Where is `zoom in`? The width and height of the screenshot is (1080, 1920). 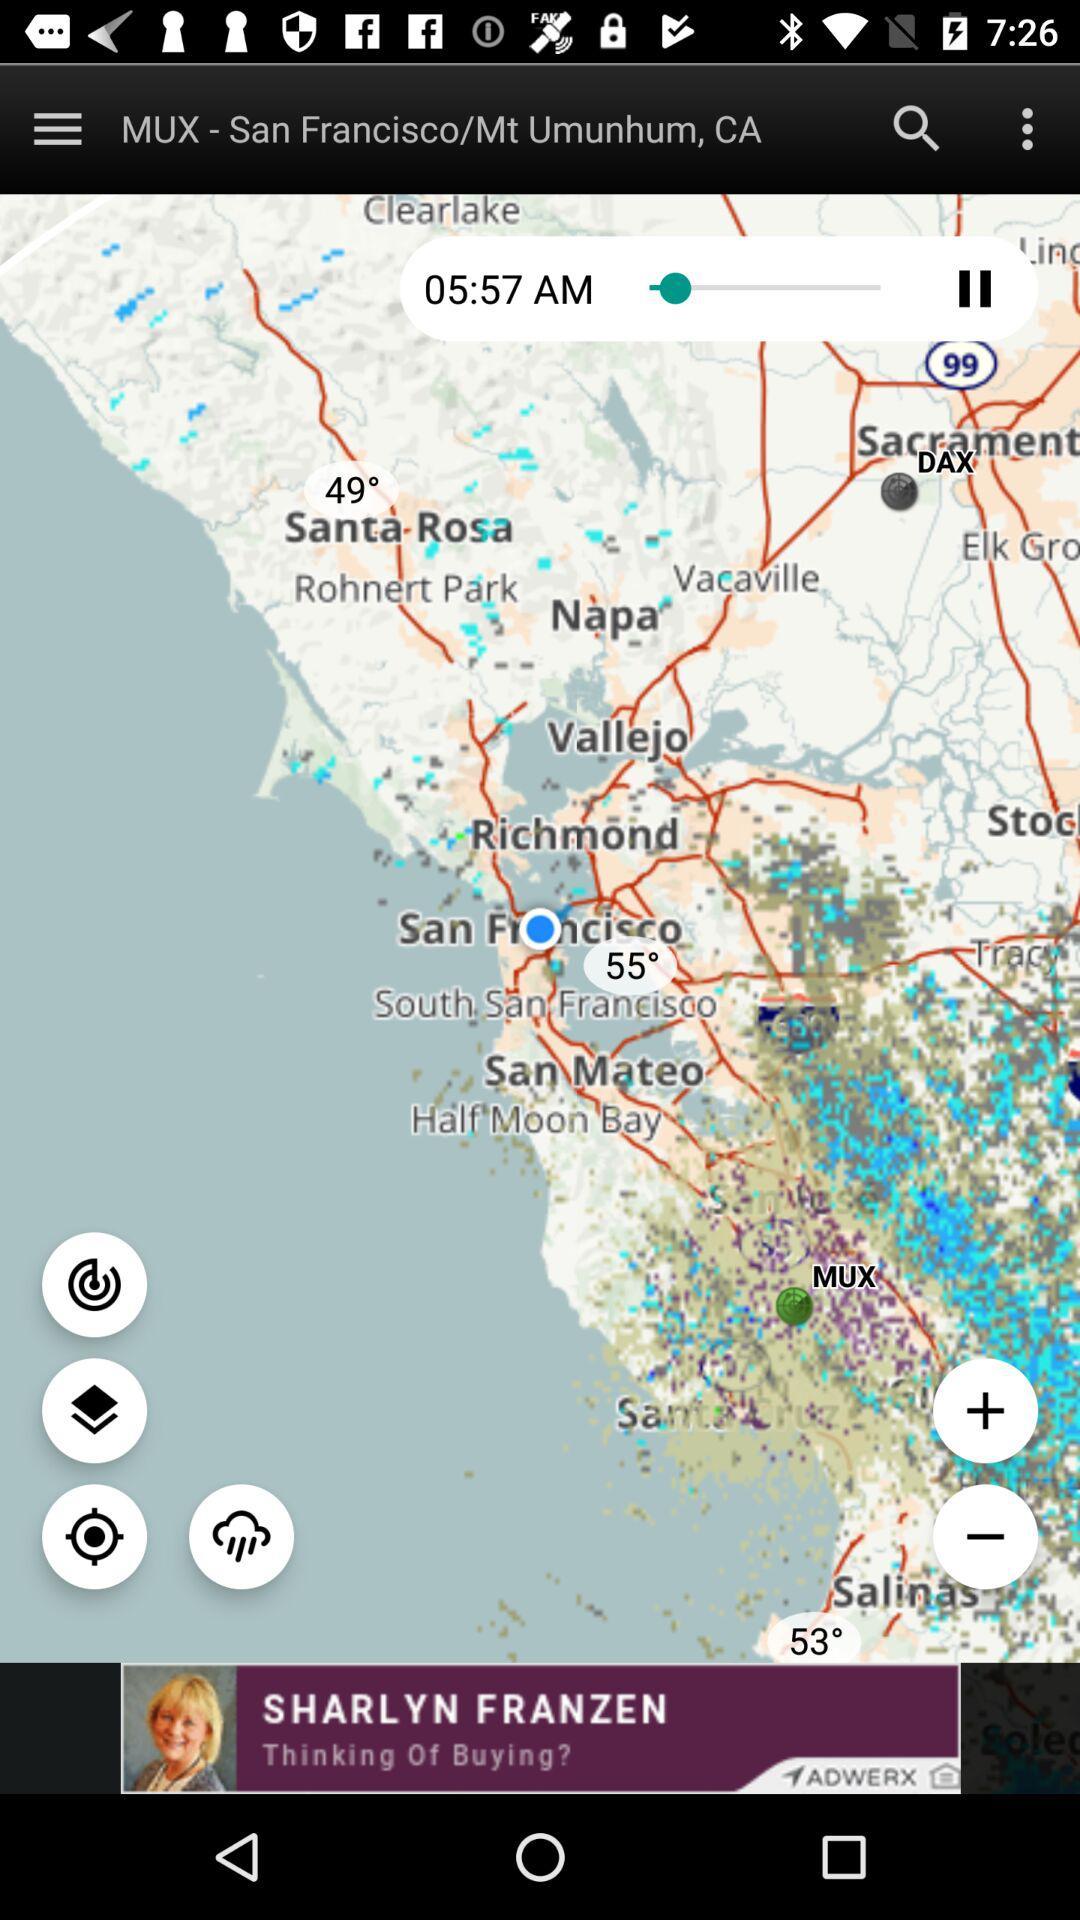
zoom in is located at coordinates (984, 1409).